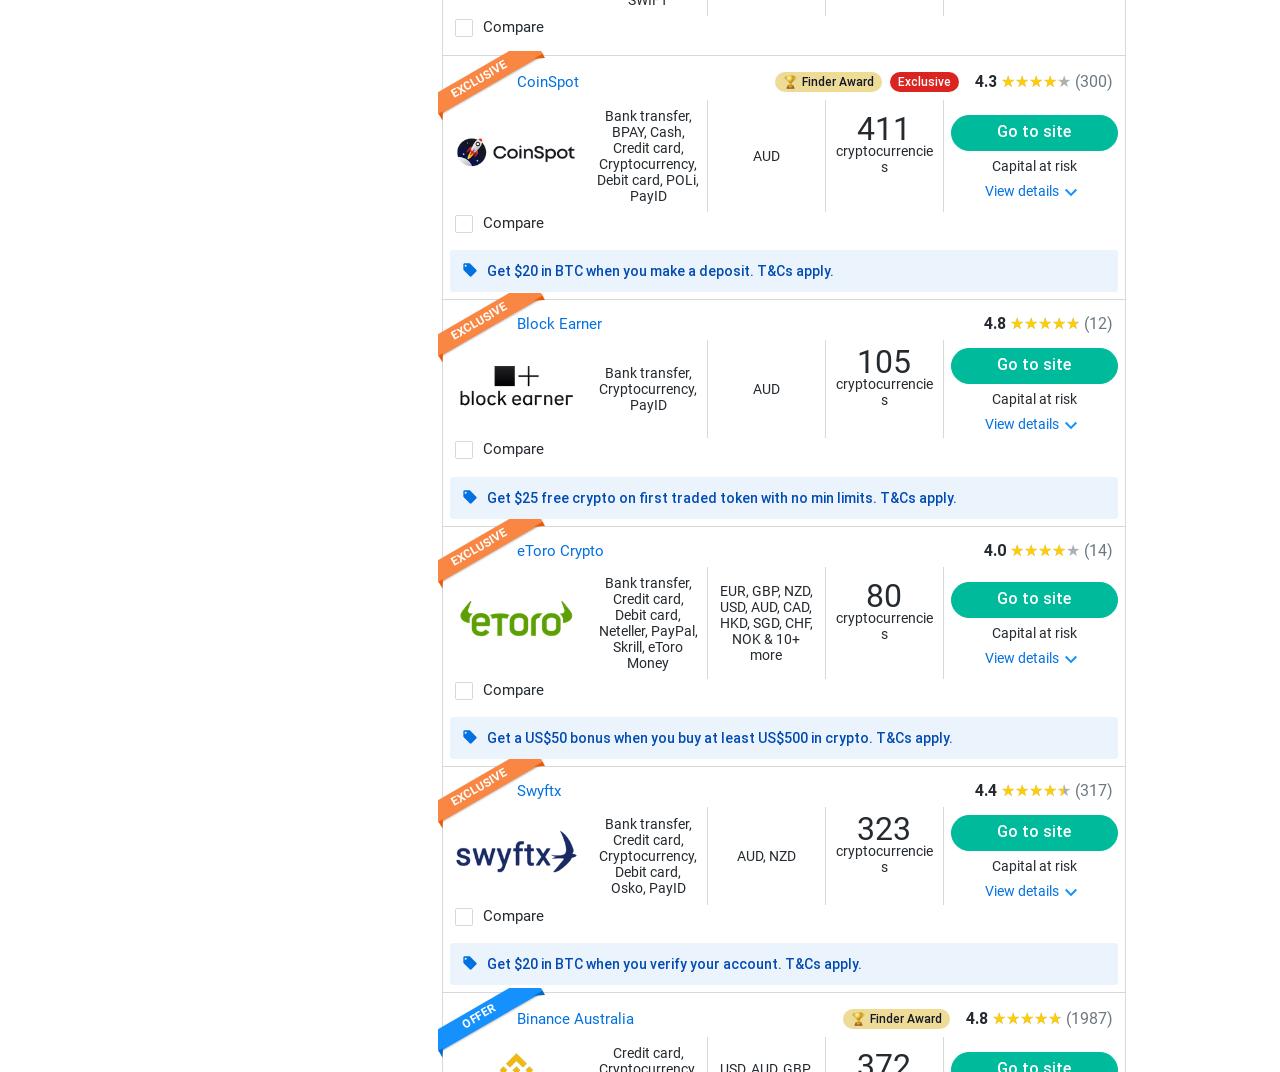 The image size is (1280, 1072). Describe the element at coordinates (673, 963) in the screenshot. I see `'Get $20 in BTC when you verify your account. T&Cs apply.'` at that location.